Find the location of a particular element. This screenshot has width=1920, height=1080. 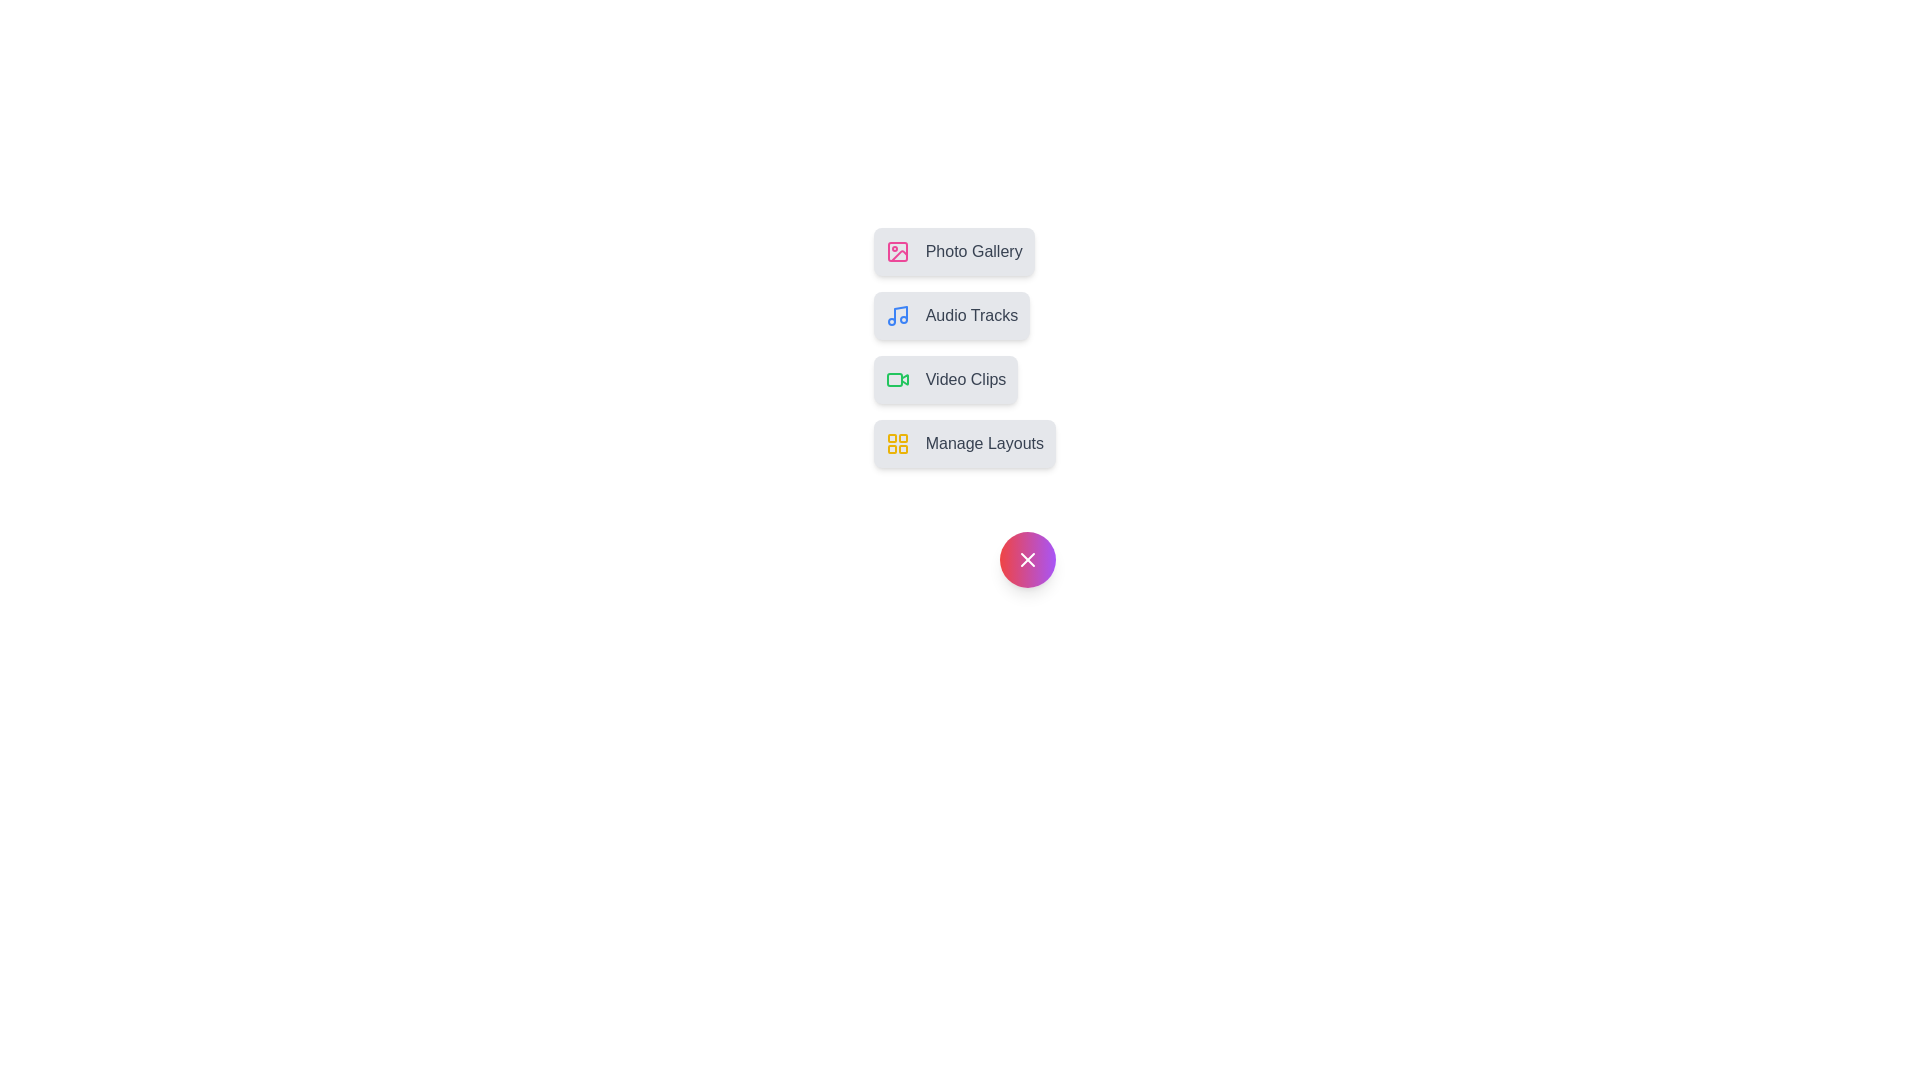

the interactive button with an icon and label, the first item in a vertical list is located at coordinates (953, 250).